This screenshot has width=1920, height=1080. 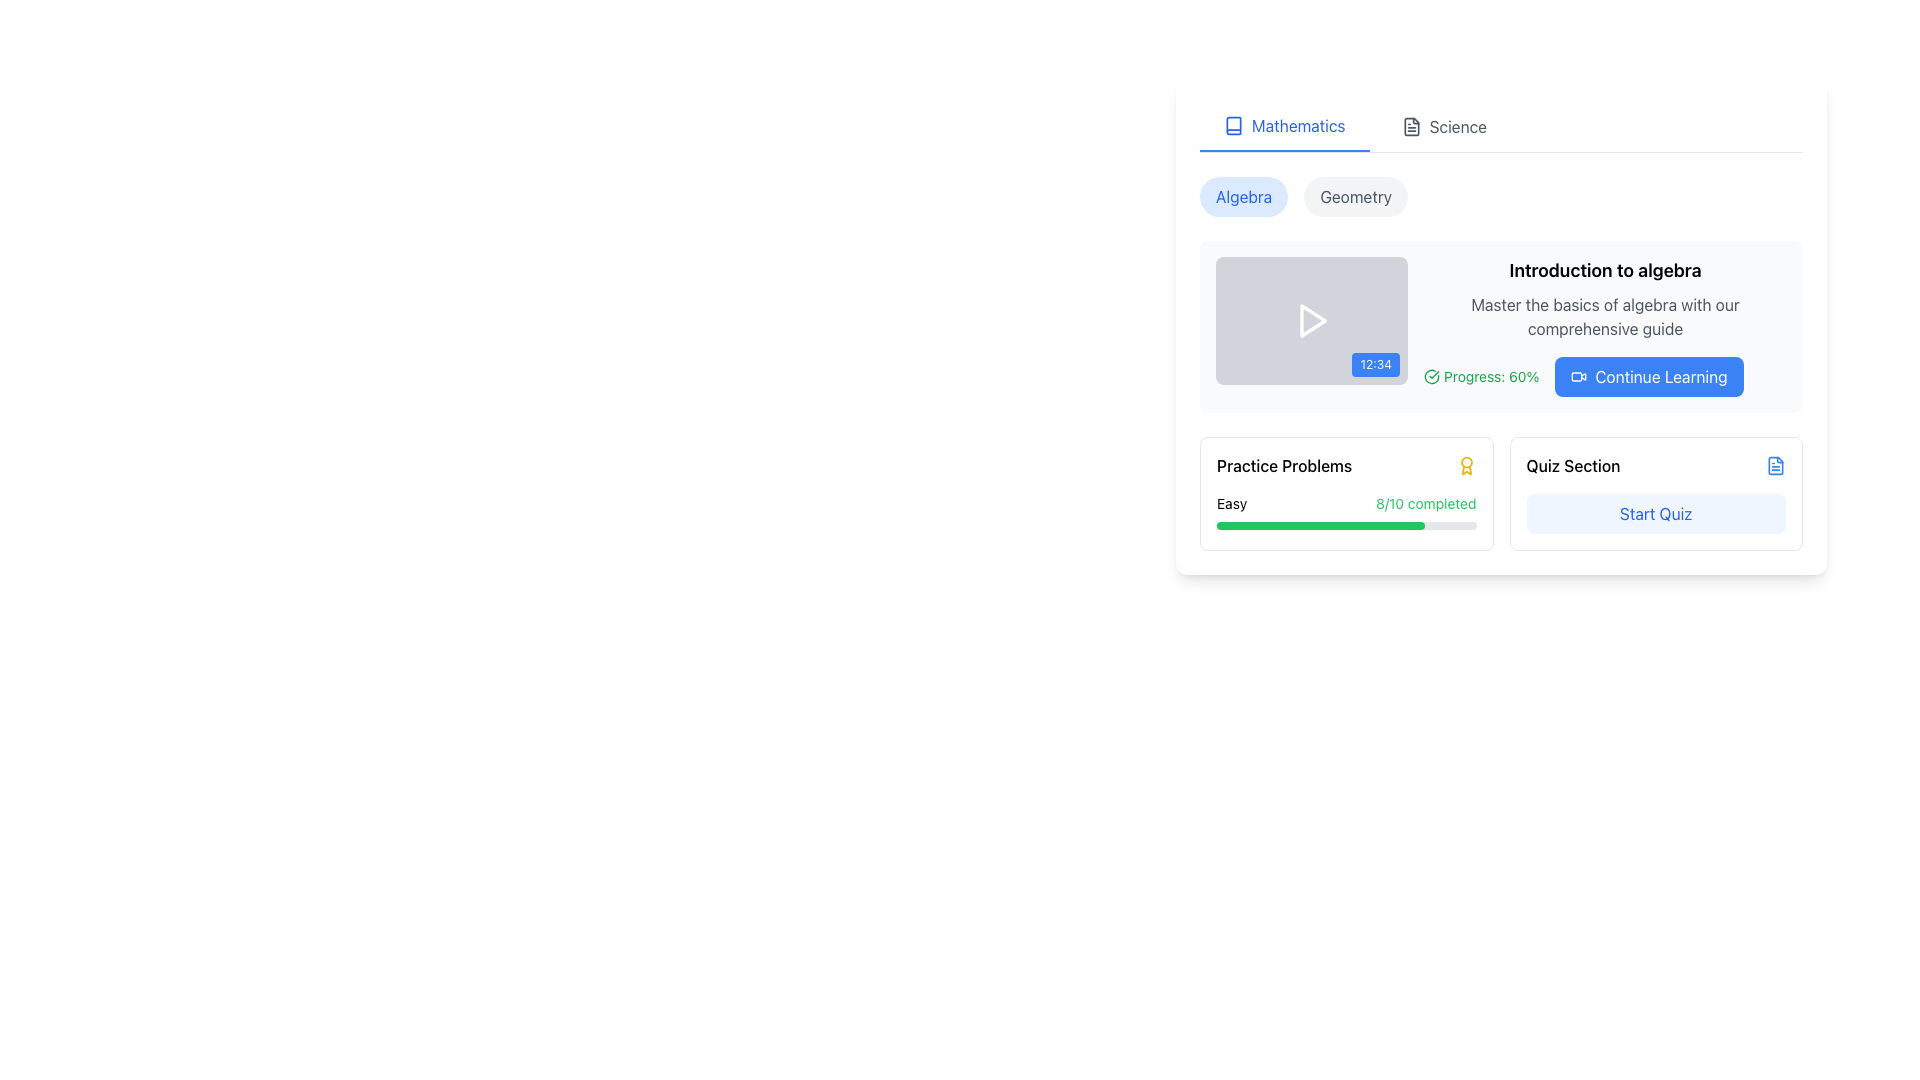 I want to click on the play button, which is an iconic triangular shape resembling a play button, located centrally within a gray rectangular background on the educational content module 'Introduction to algebra', so click(x=1313, y=319).